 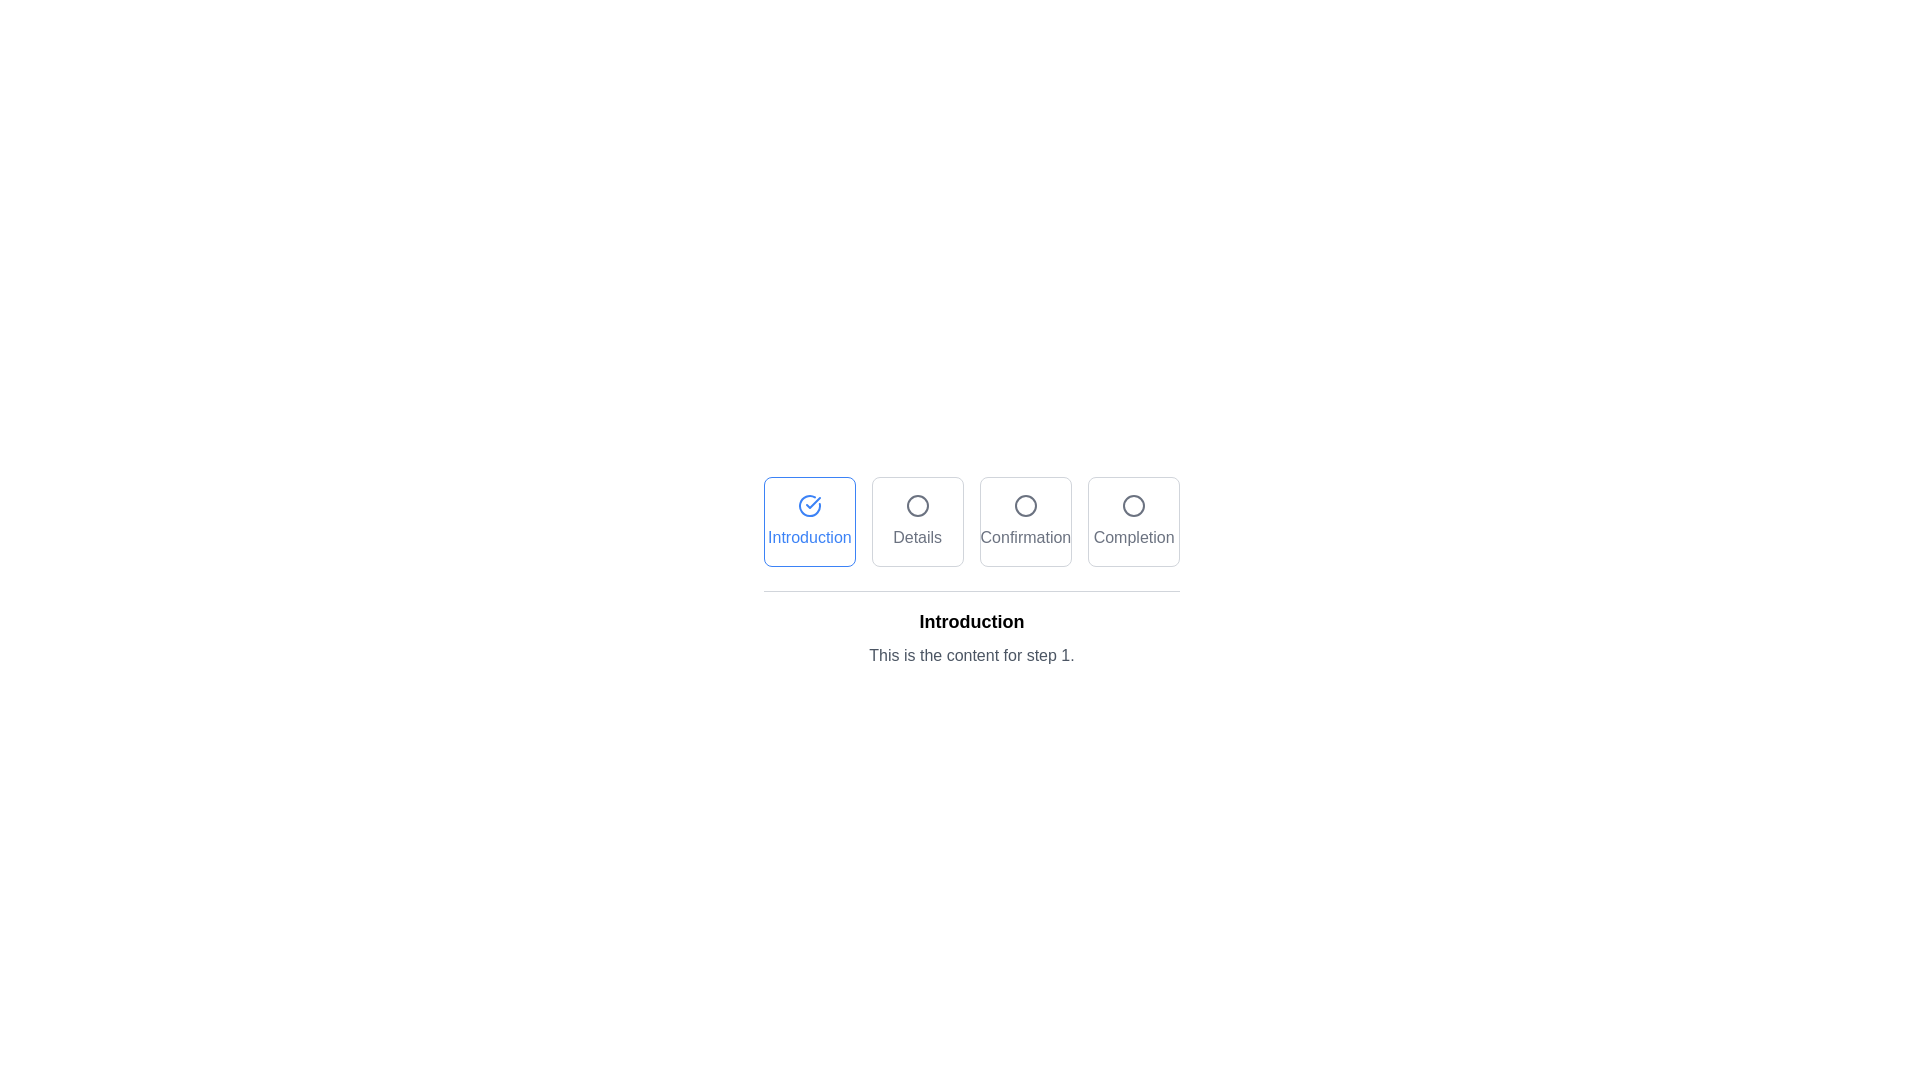 I want to click on the 'Details' button, which is the second button in a row of four, to activate hover effects, so click(x=916, y=520).